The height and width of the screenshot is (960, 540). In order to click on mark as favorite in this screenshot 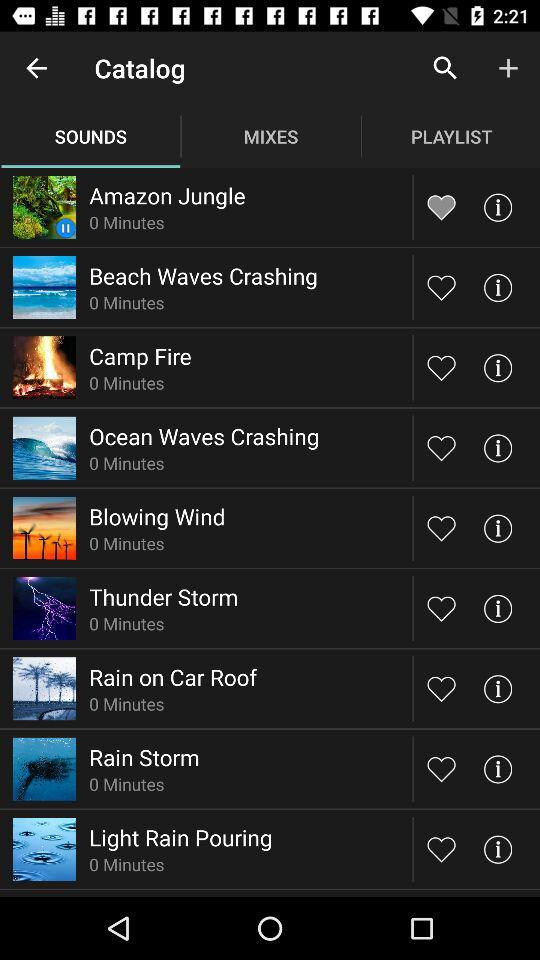, I will do `click(441, 366)`.